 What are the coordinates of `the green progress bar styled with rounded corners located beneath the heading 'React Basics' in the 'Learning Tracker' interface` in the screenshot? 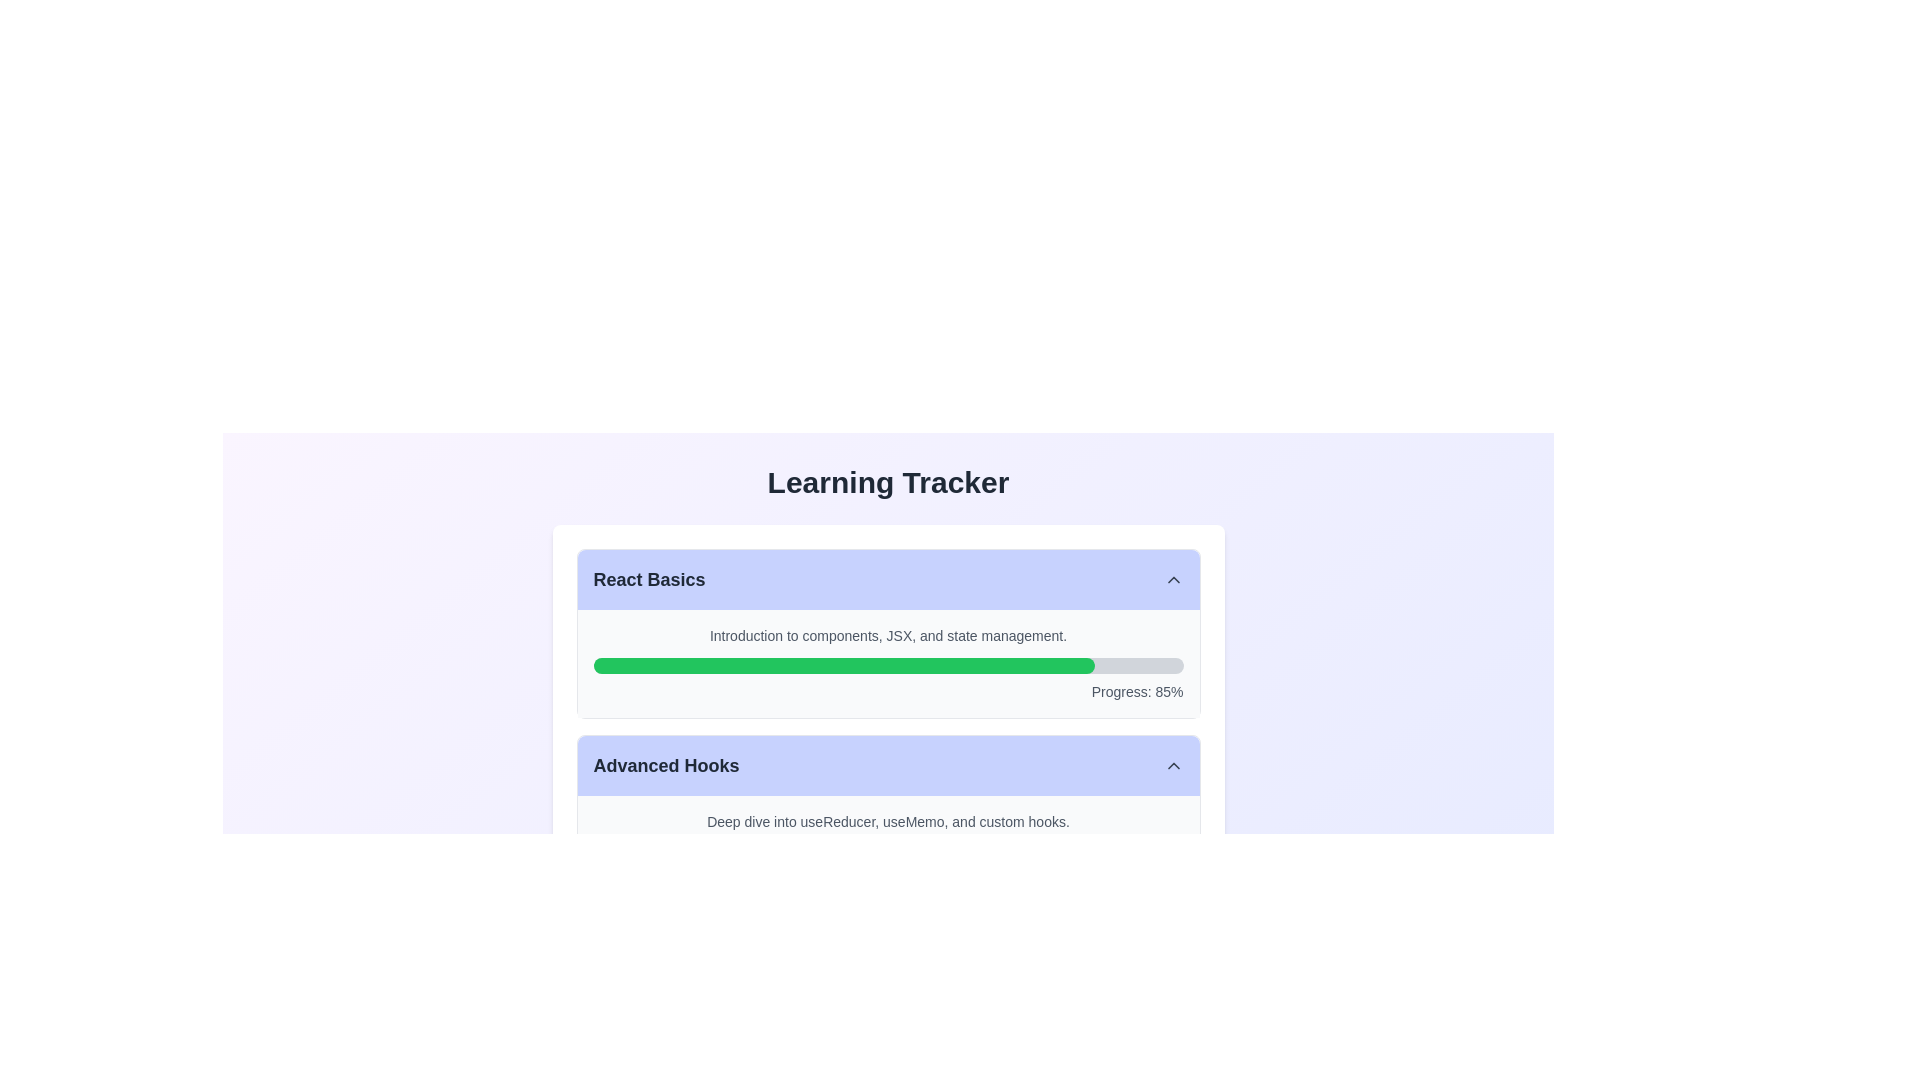 It's located at (844, 666).